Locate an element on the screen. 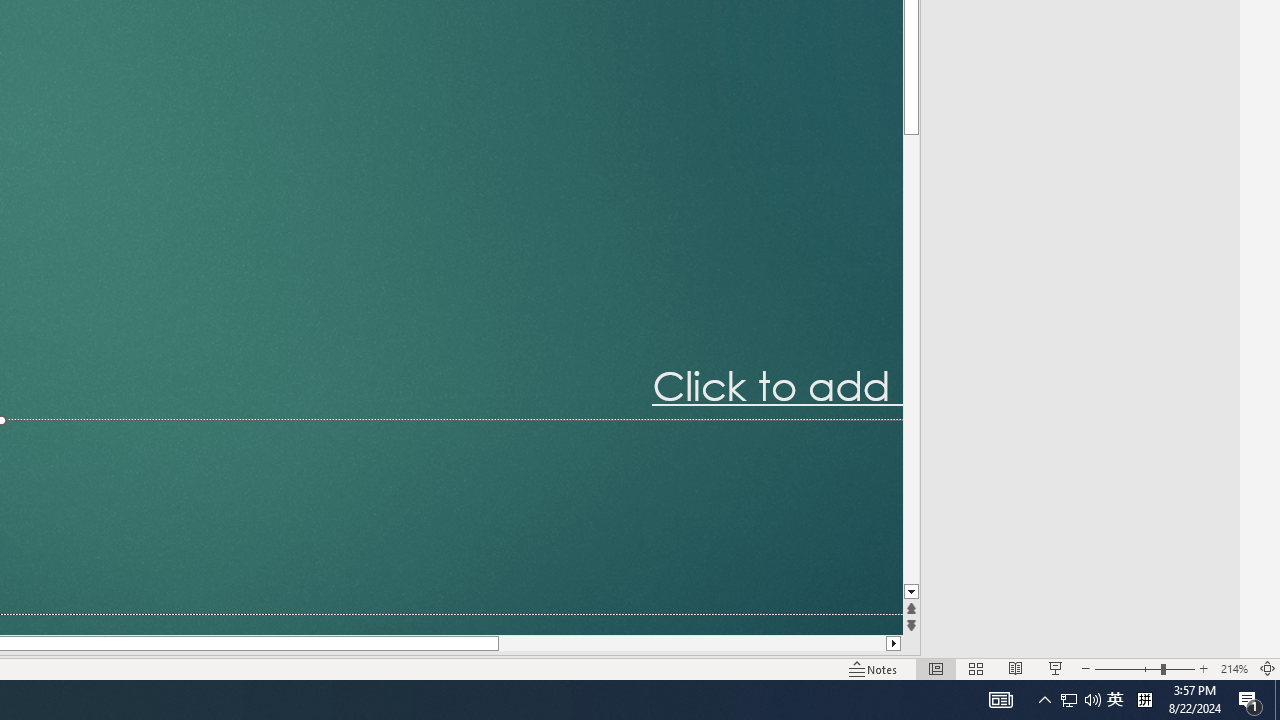 The height and width of the screenshot is (720, 1280). 'Zoom 214%' is located at coordinates (1233, 669).